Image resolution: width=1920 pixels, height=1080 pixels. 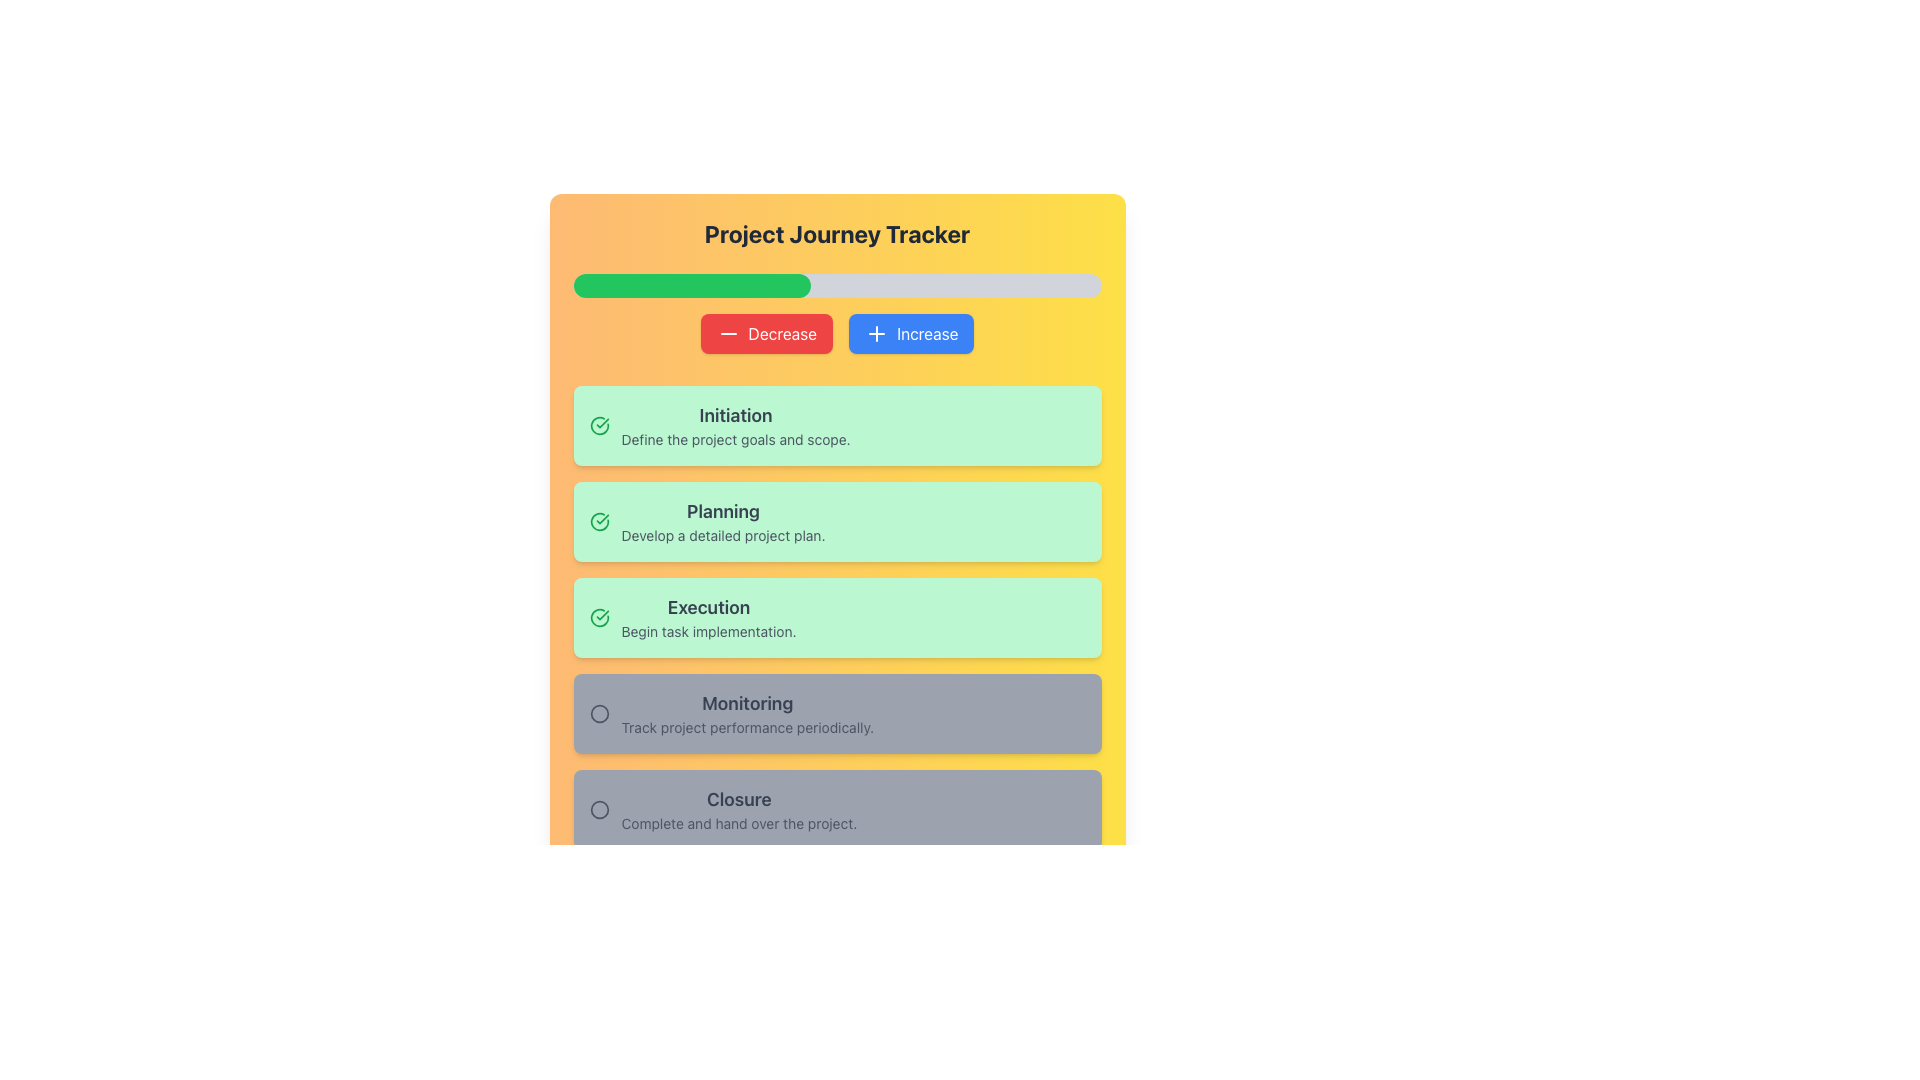 I want to click on text from the topmost text label in the 'Project Journey Tracker' section, which displays 'Initiation' in bold and larger font, along with the description 'Define the project goals and scope.', so click(x=735, y=424).